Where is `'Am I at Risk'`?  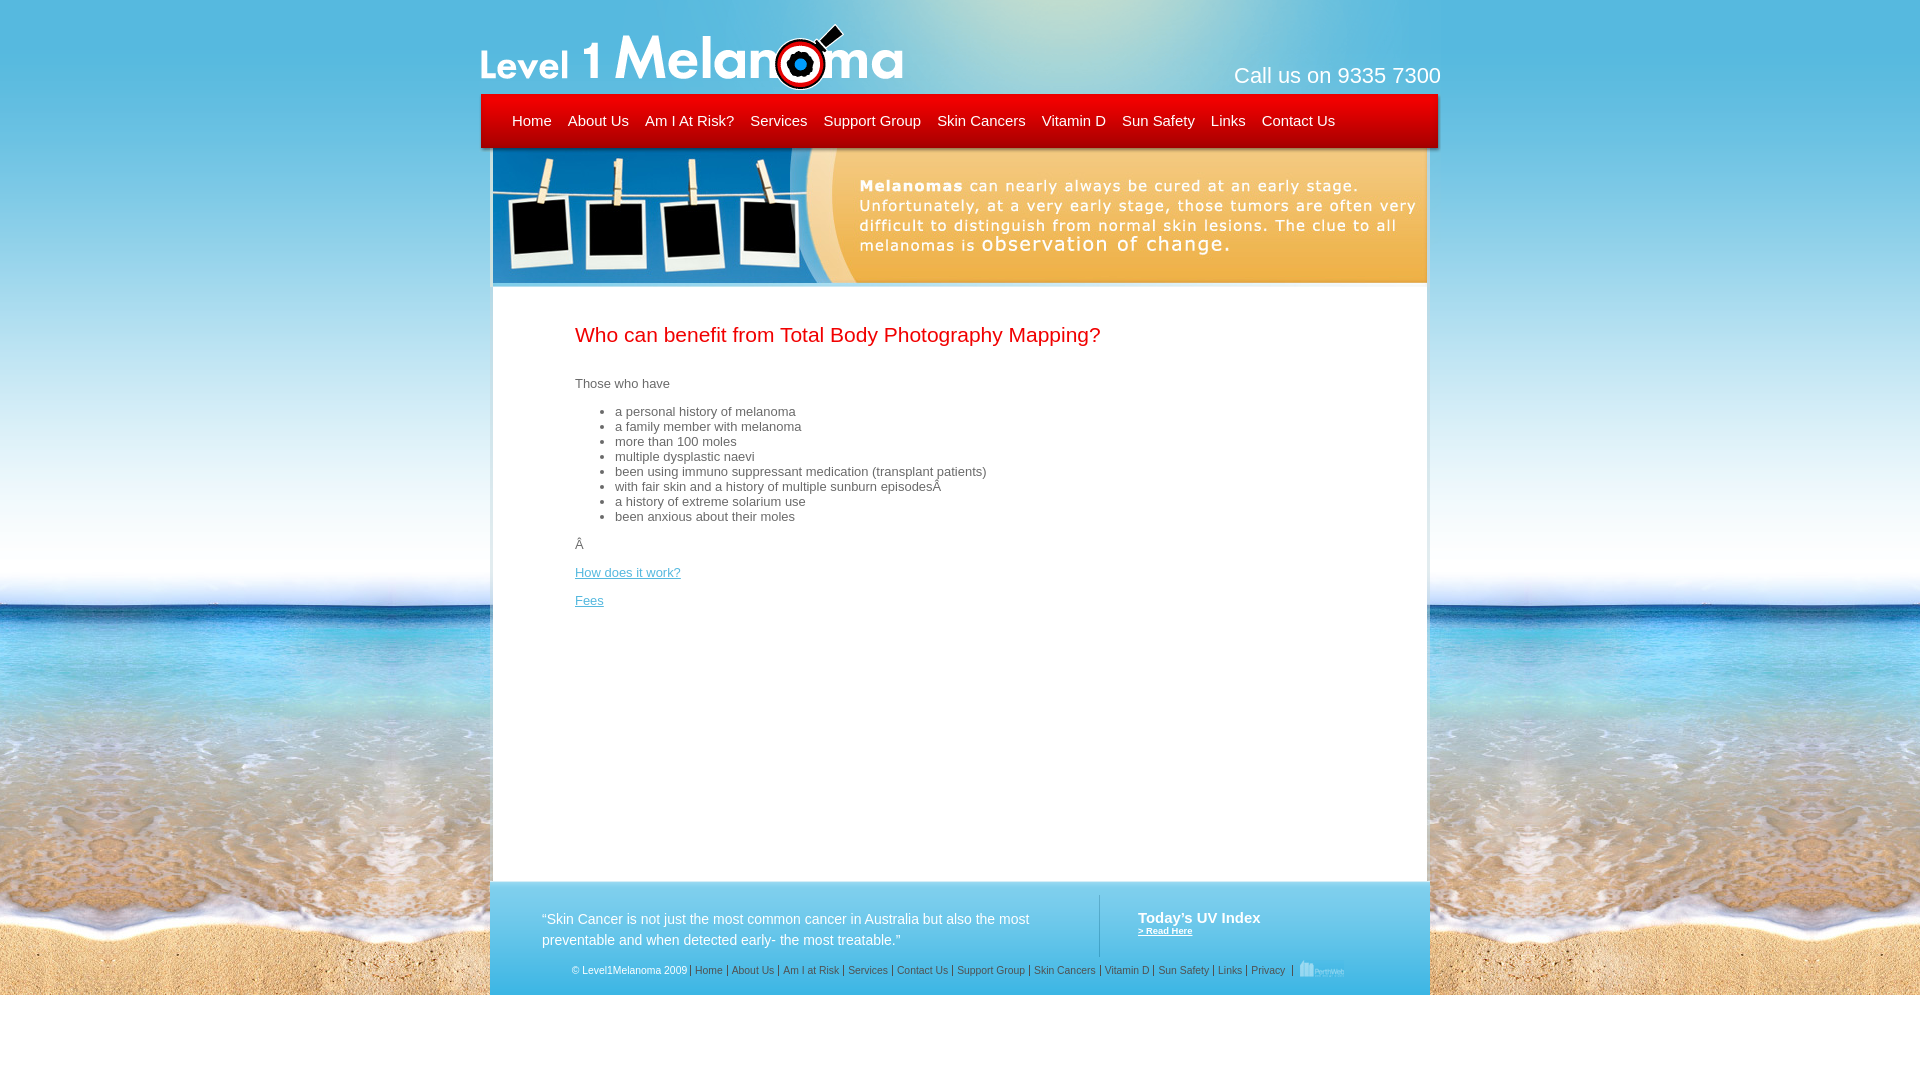
'Am I at Risk' is located at coordinates (810, 969).